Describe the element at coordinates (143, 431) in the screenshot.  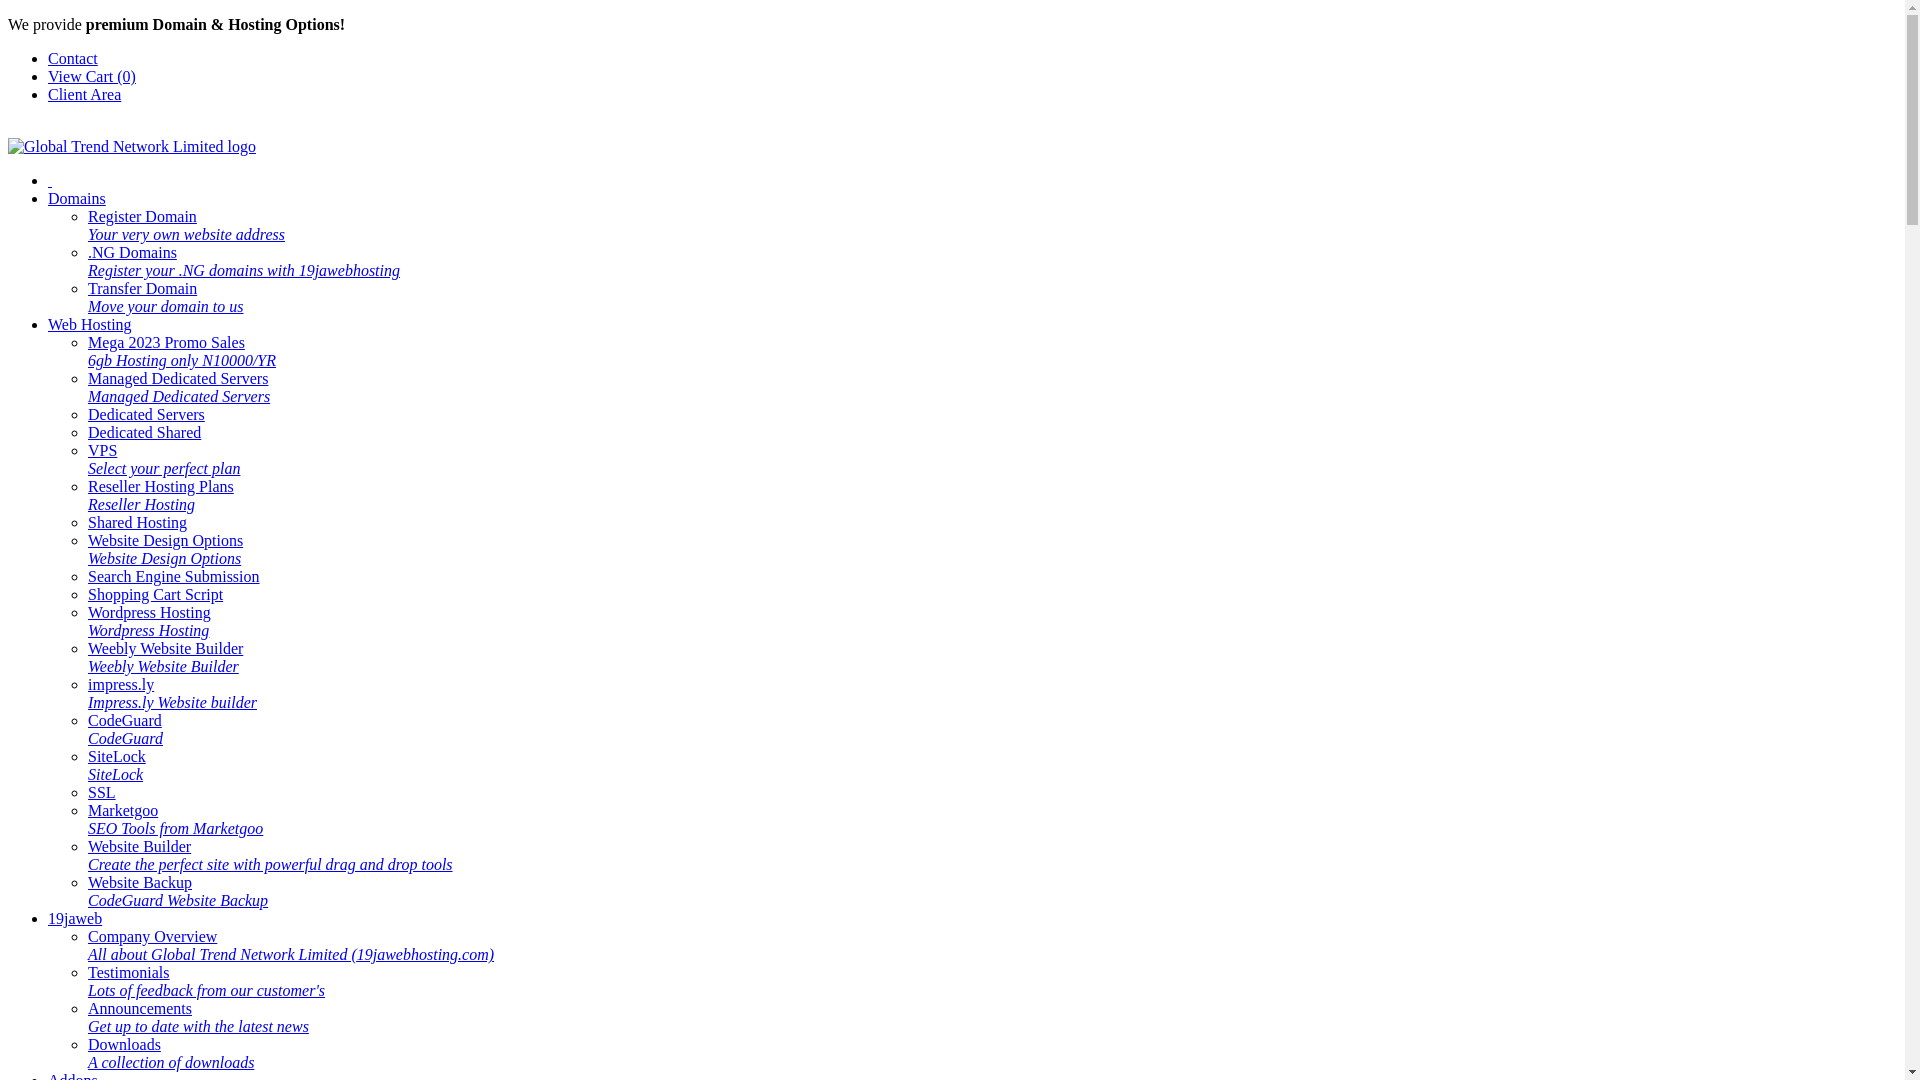
I see `'Dedicated Shared'` at that location.